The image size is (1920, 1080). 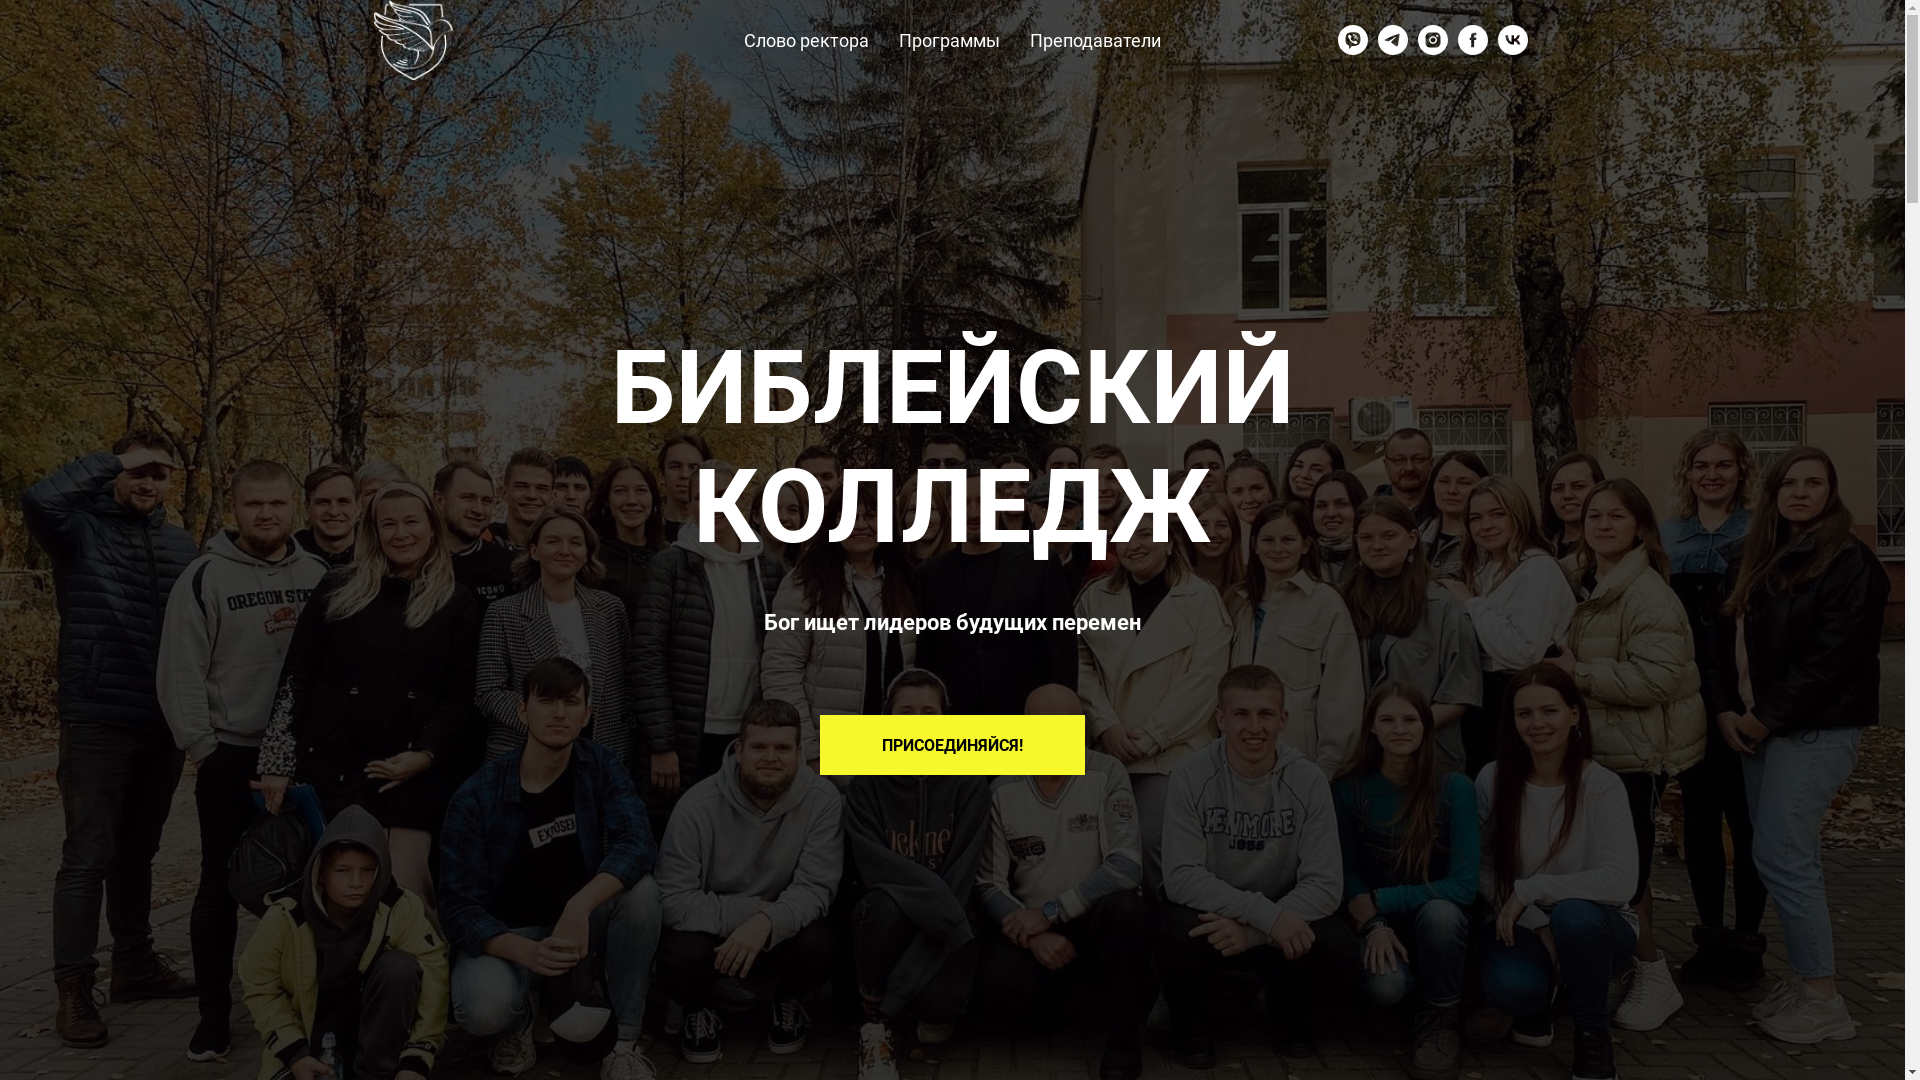 I want to click on 'Instagram', so click(x=1432, y=39).